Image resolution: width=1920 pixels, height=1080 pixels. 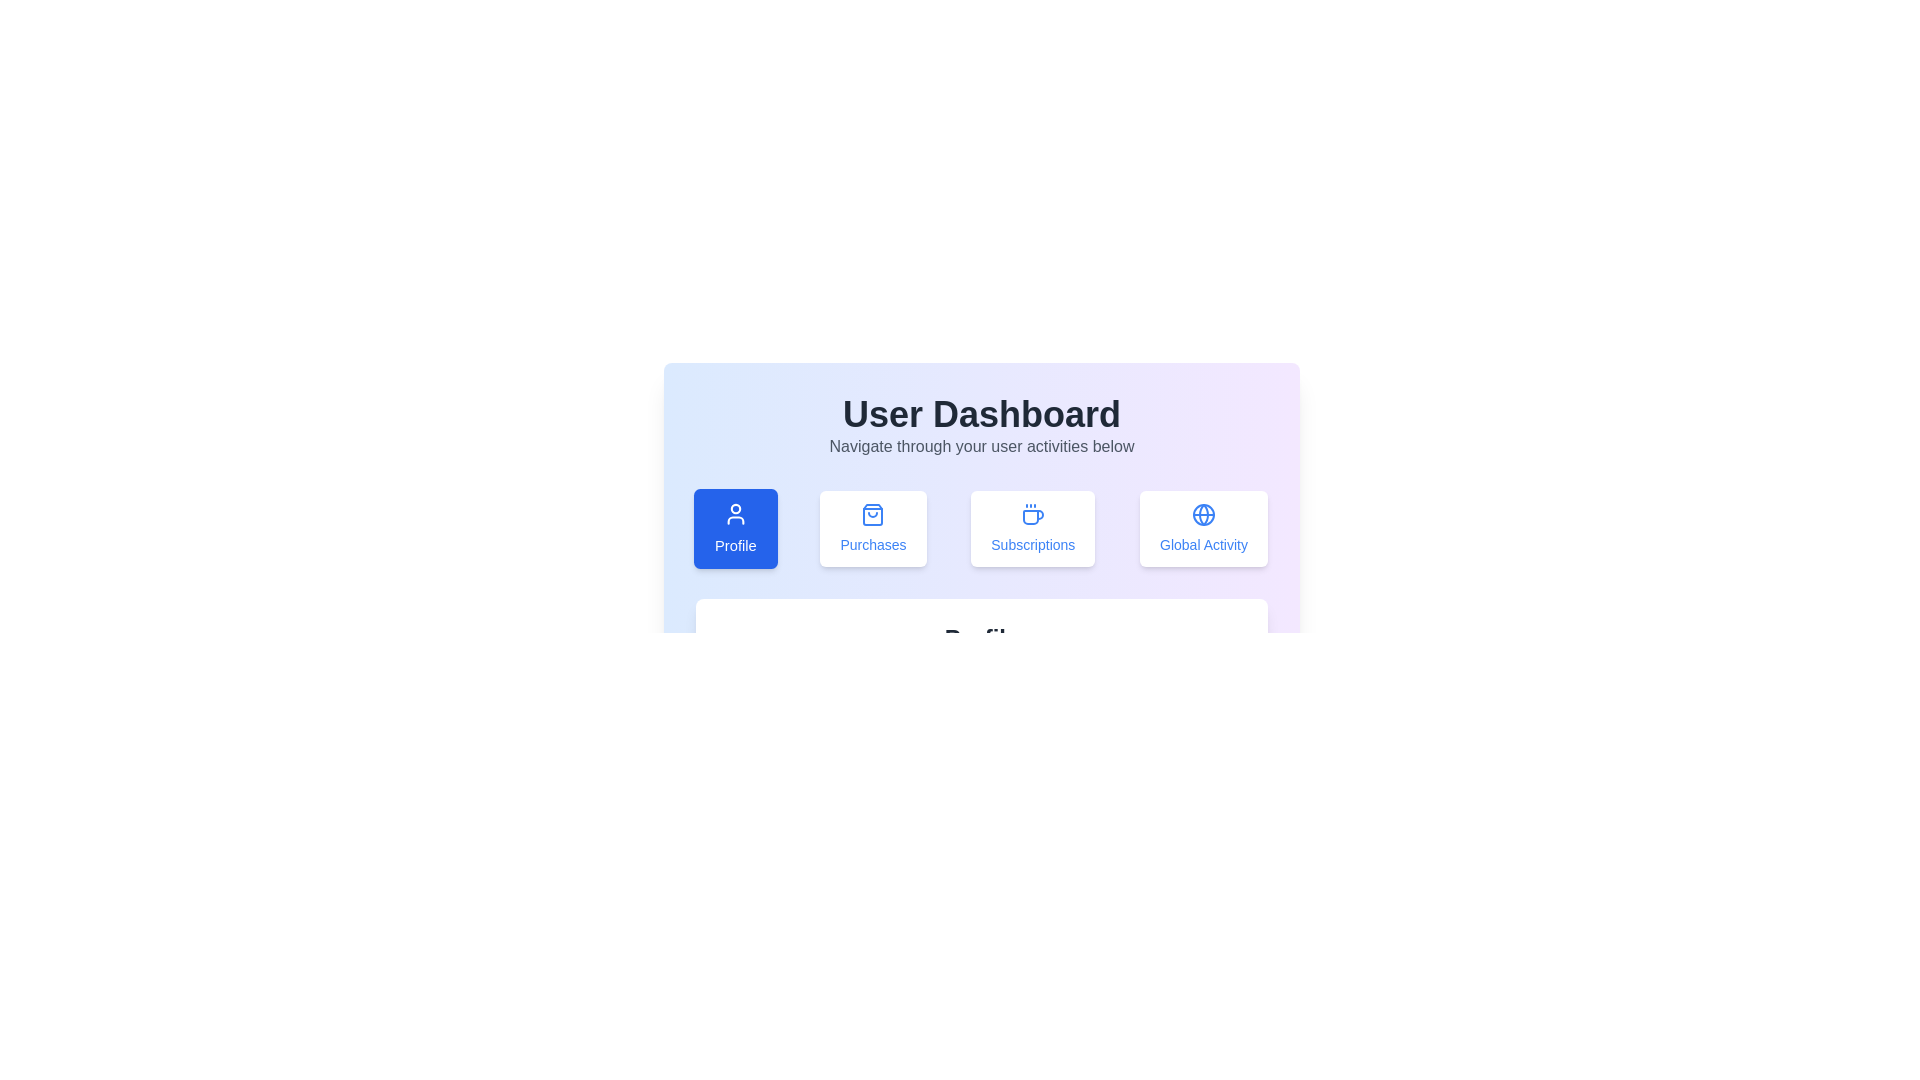 What do you see at coordinates (1033, 527) in the screenshot?
I see `the Subscriptions tab to view its content` at bounding box center [1033, 527].